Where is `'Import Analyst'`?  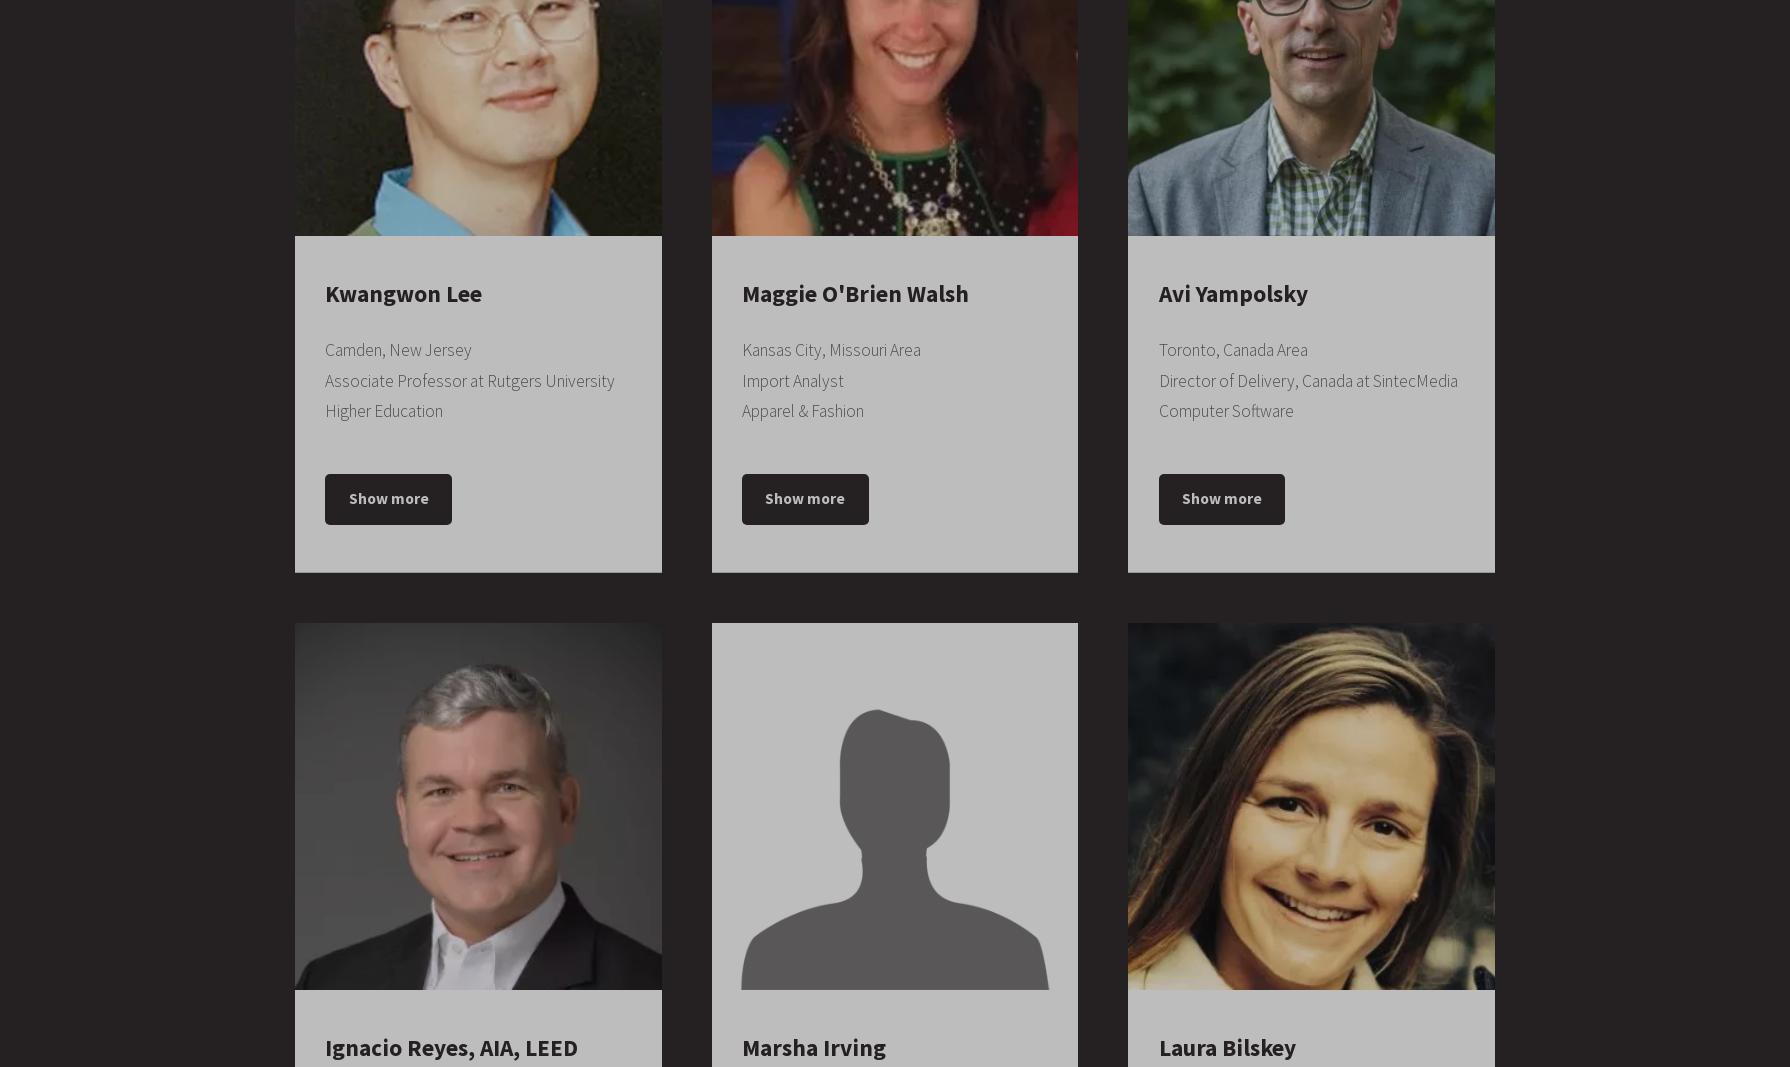
'Import Analyst' is located at coordinates (791, 378).